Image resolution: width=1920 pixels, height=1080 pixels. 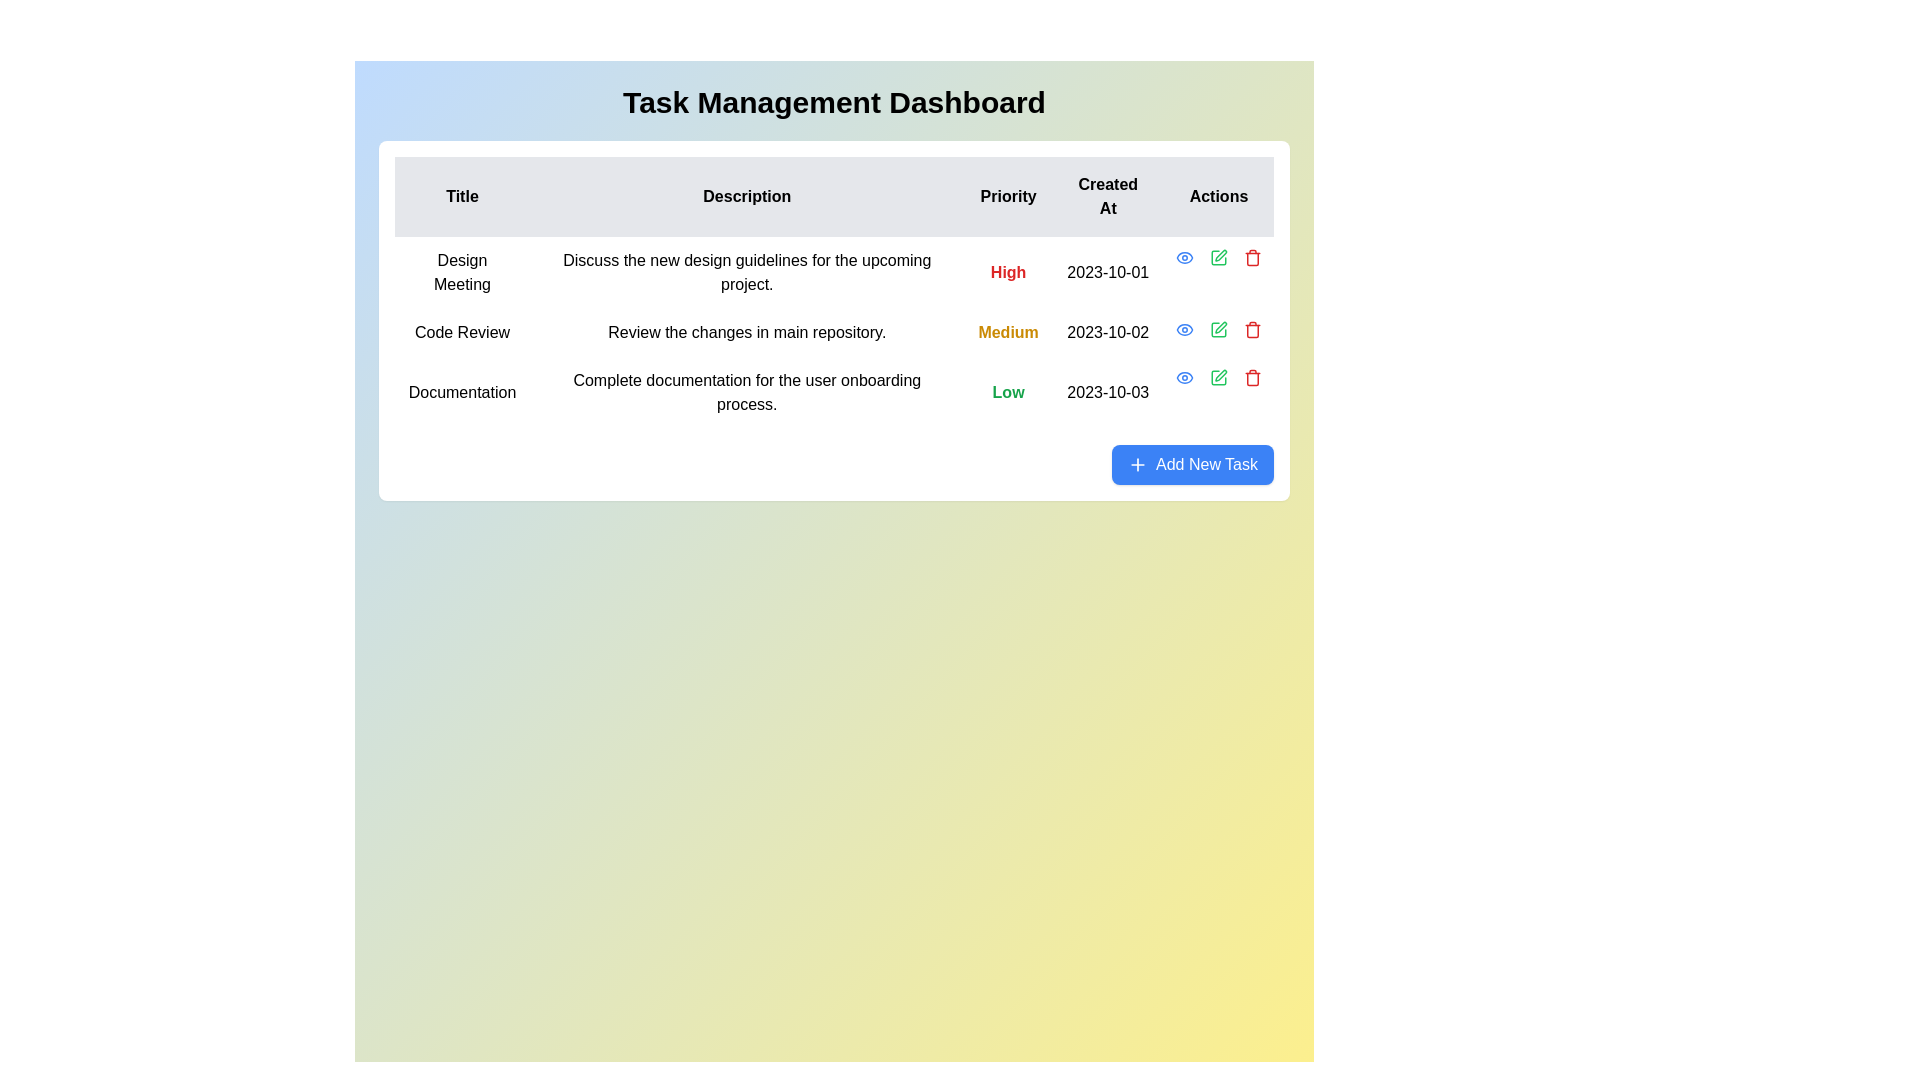 I want to click on the 'High' text label in bold red font, indicating priority, located in the 'Priority' column of the first row of a task management table, so click(x=1008, y=273).